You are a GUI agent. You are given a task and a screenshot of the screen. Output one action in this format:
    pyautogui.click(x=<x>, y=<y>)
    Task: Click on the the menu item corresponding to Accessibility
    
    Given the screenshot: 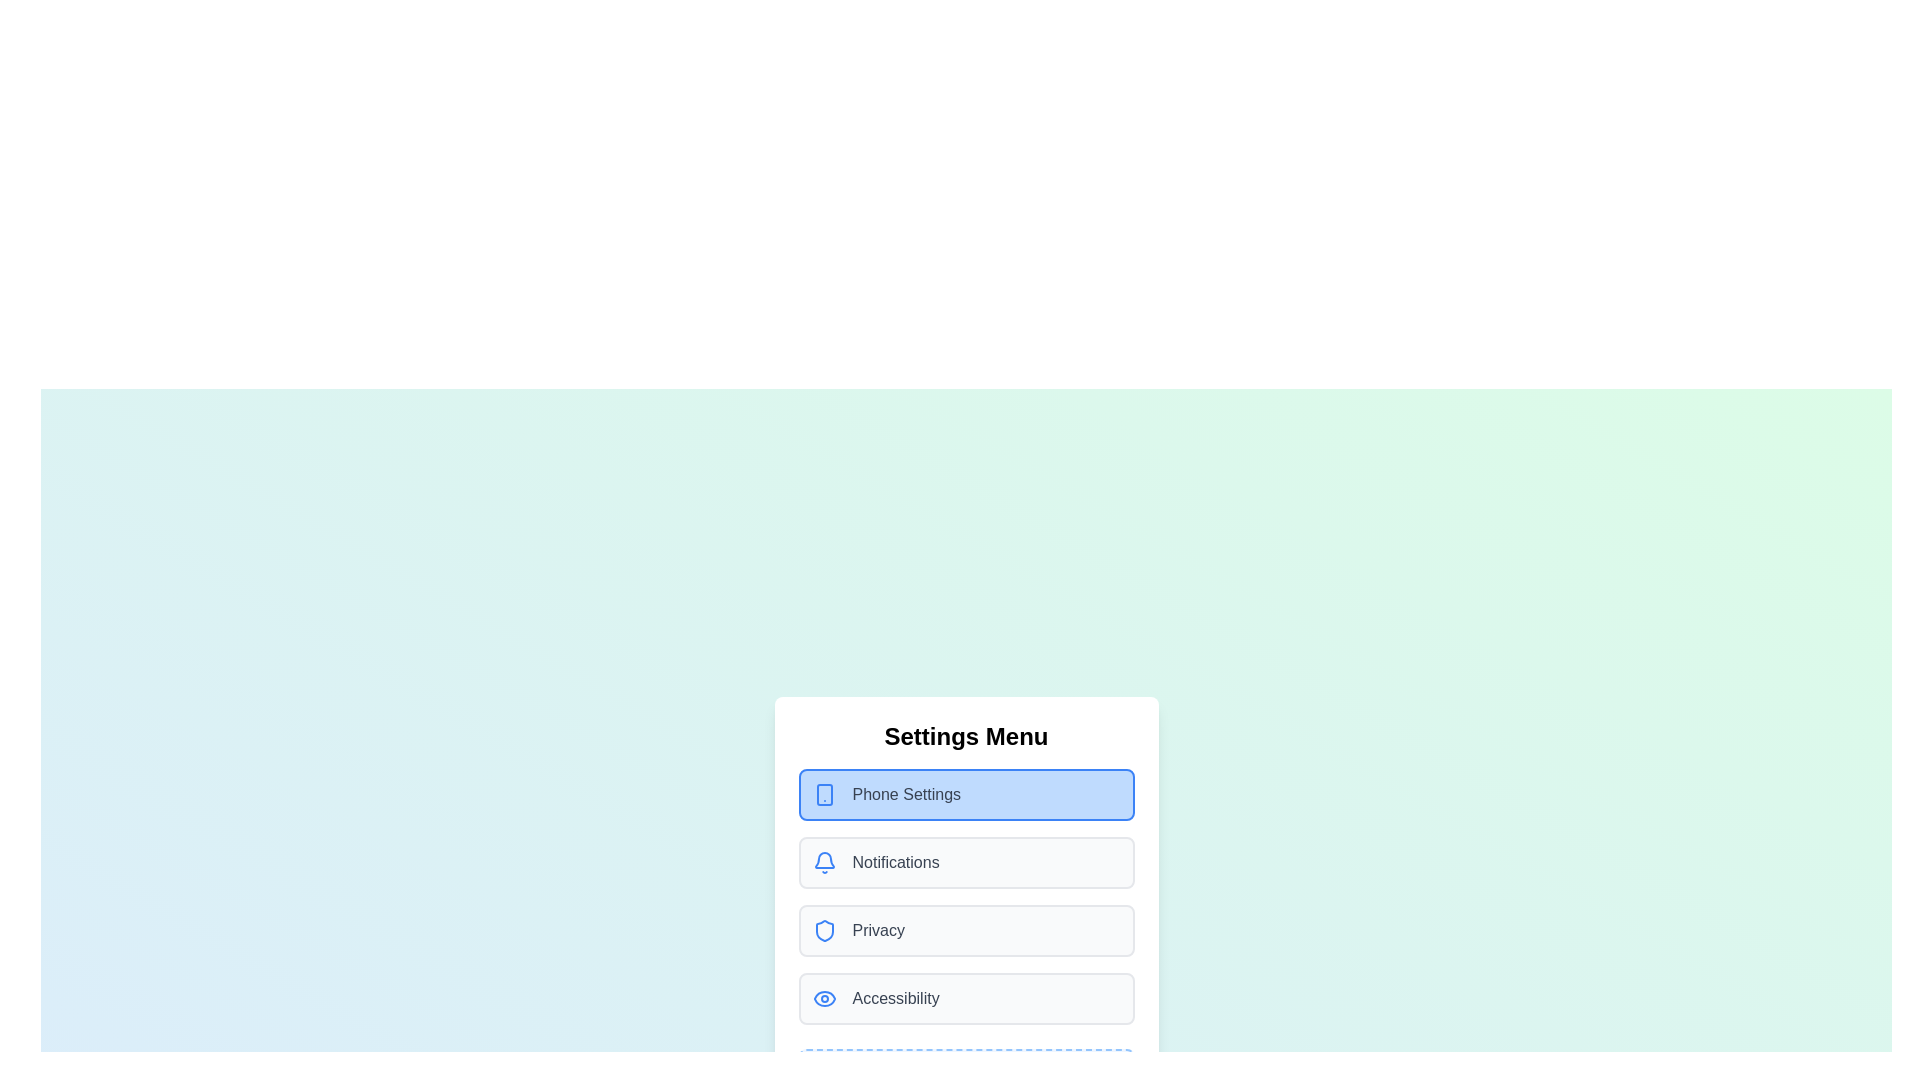 What is the action you would take?
    pyautogui.click(x=966, y=999)
    